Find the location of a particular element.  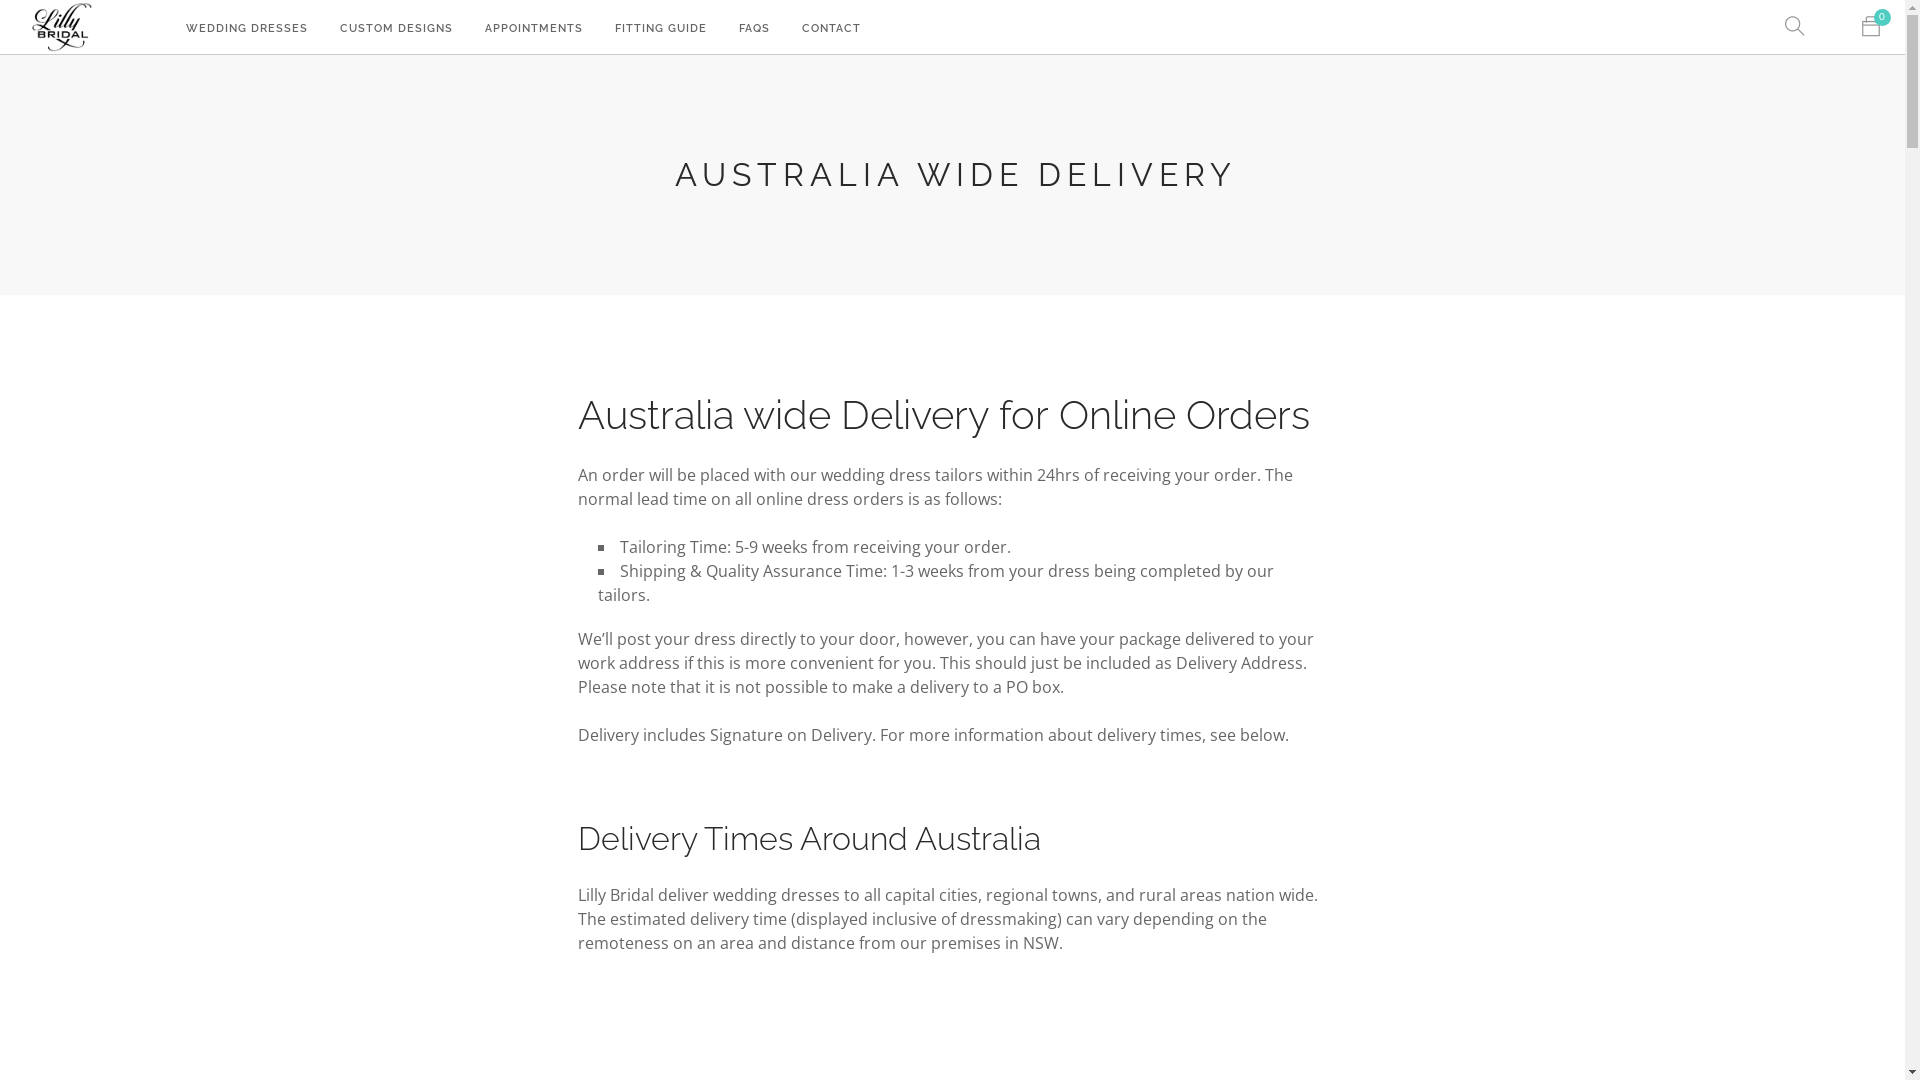

'APPOINTMENTS' is located at coordinates (533, 29).